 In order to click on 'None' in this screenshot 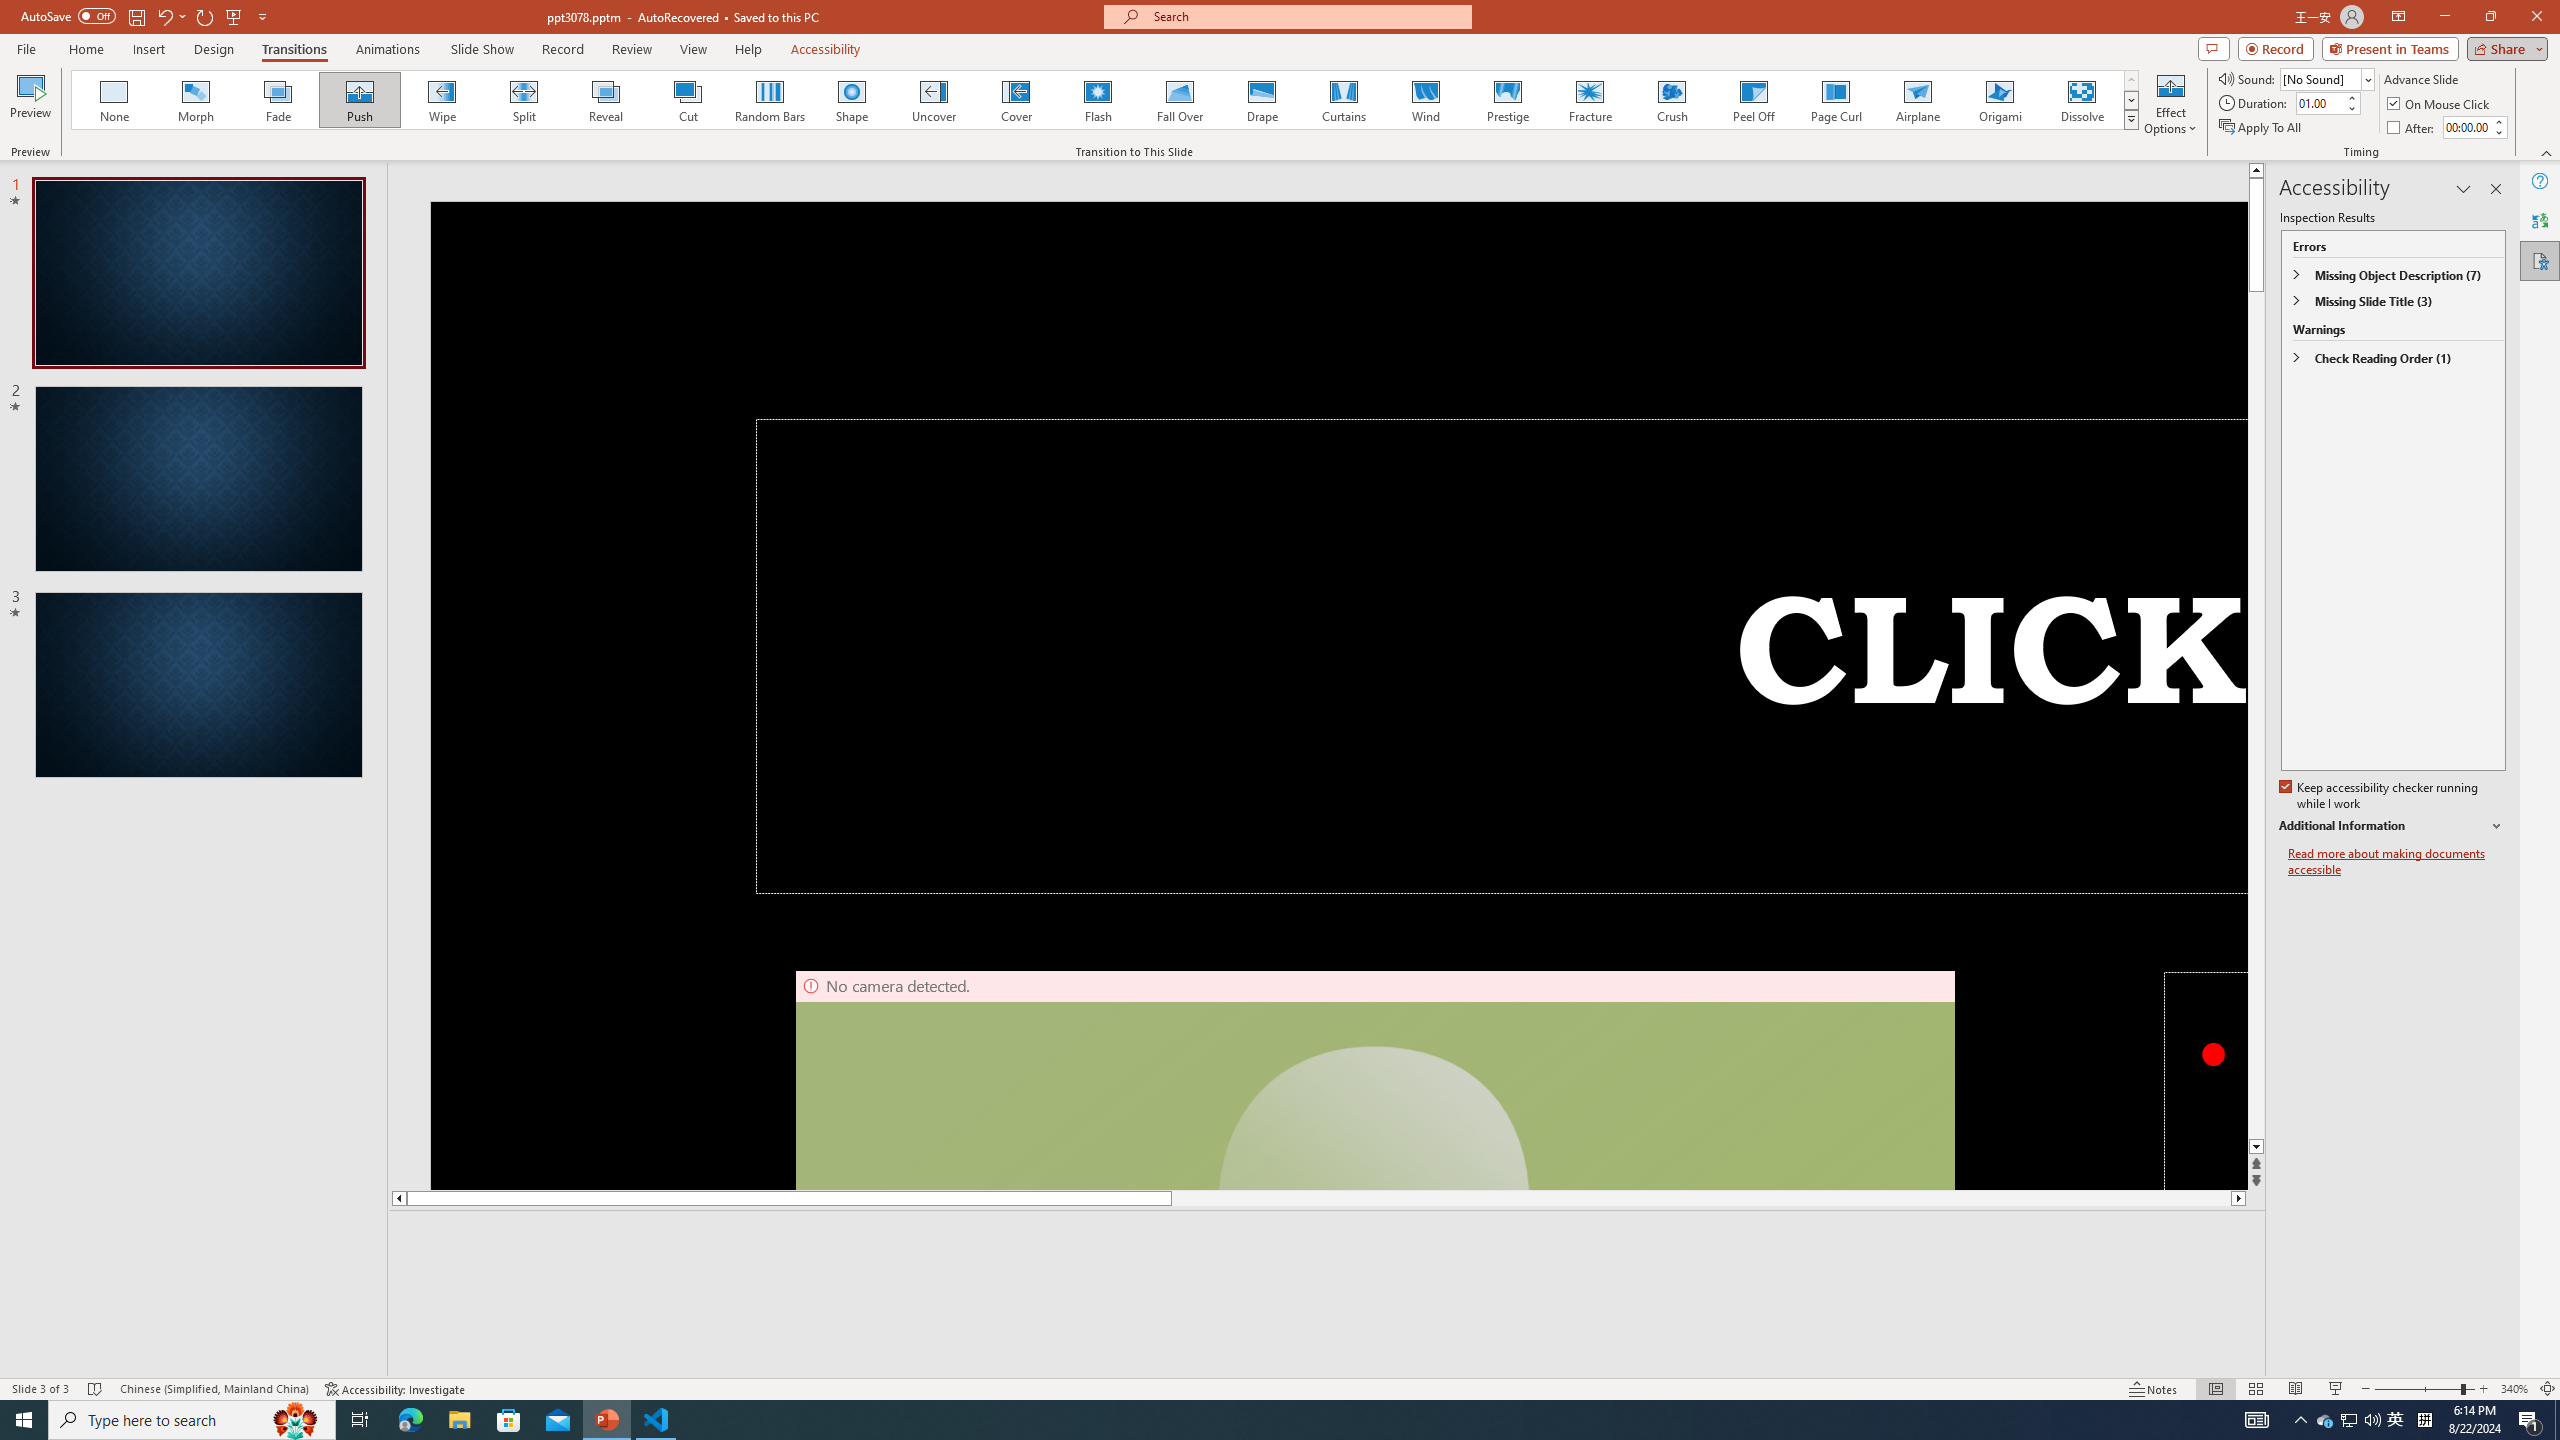, I will do `click(114, 99)`.